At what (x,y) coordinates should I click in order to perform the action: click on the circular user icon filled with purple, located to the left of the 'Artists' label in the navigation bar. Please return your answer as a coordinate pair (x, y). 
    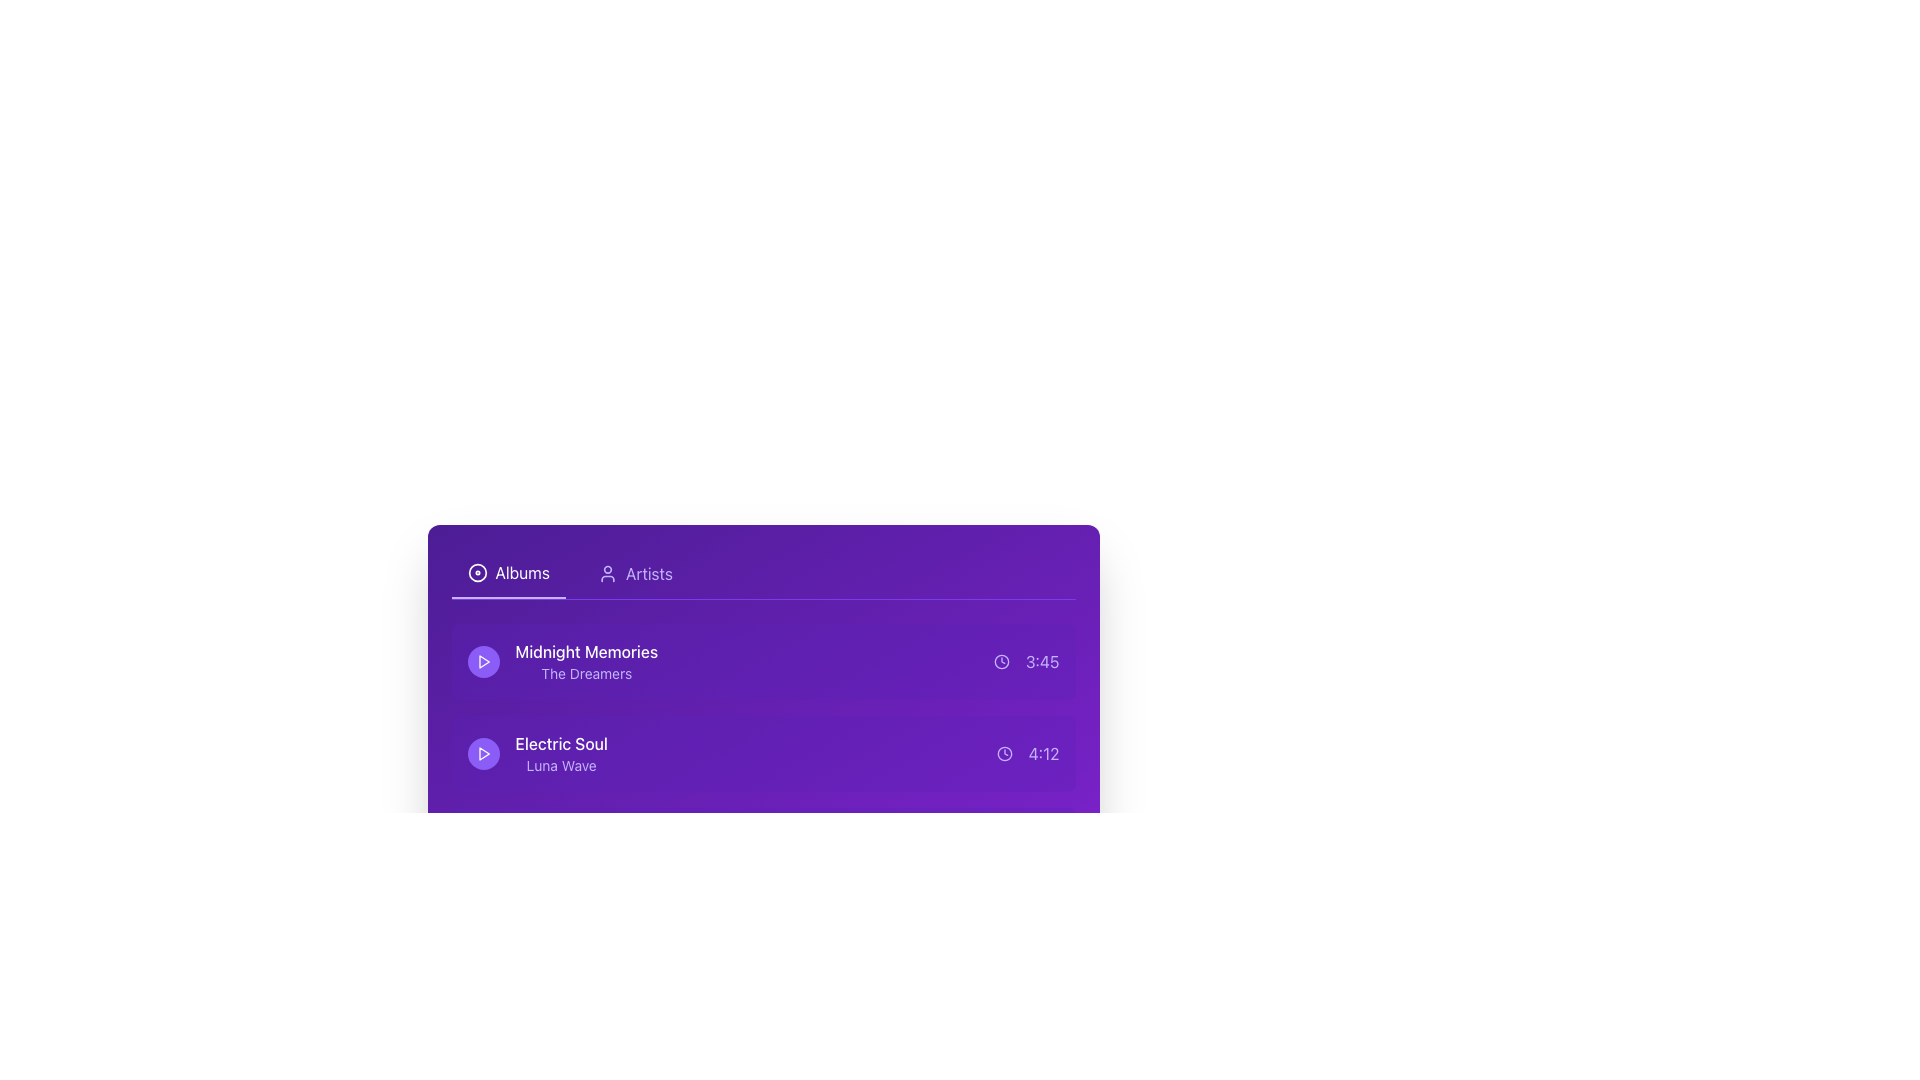
    Looking at the image, I should click on (606, 574).